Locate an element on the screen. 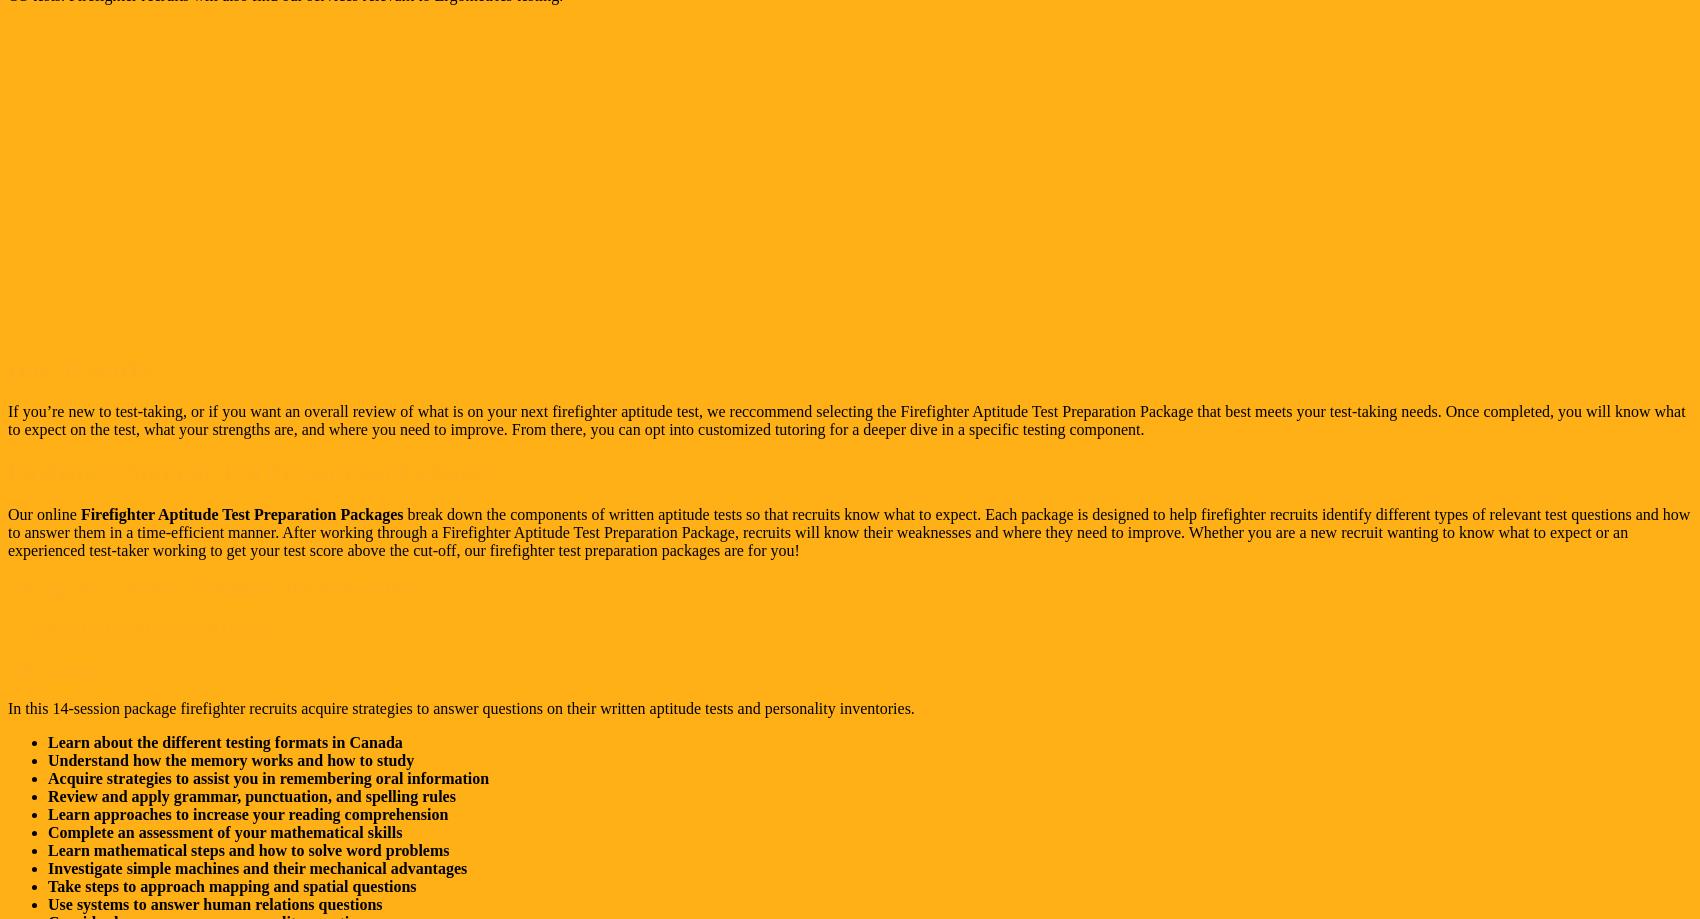  'Package #1: Canadian Firefighter Test Preparation' is located at coordinates (7, 588).